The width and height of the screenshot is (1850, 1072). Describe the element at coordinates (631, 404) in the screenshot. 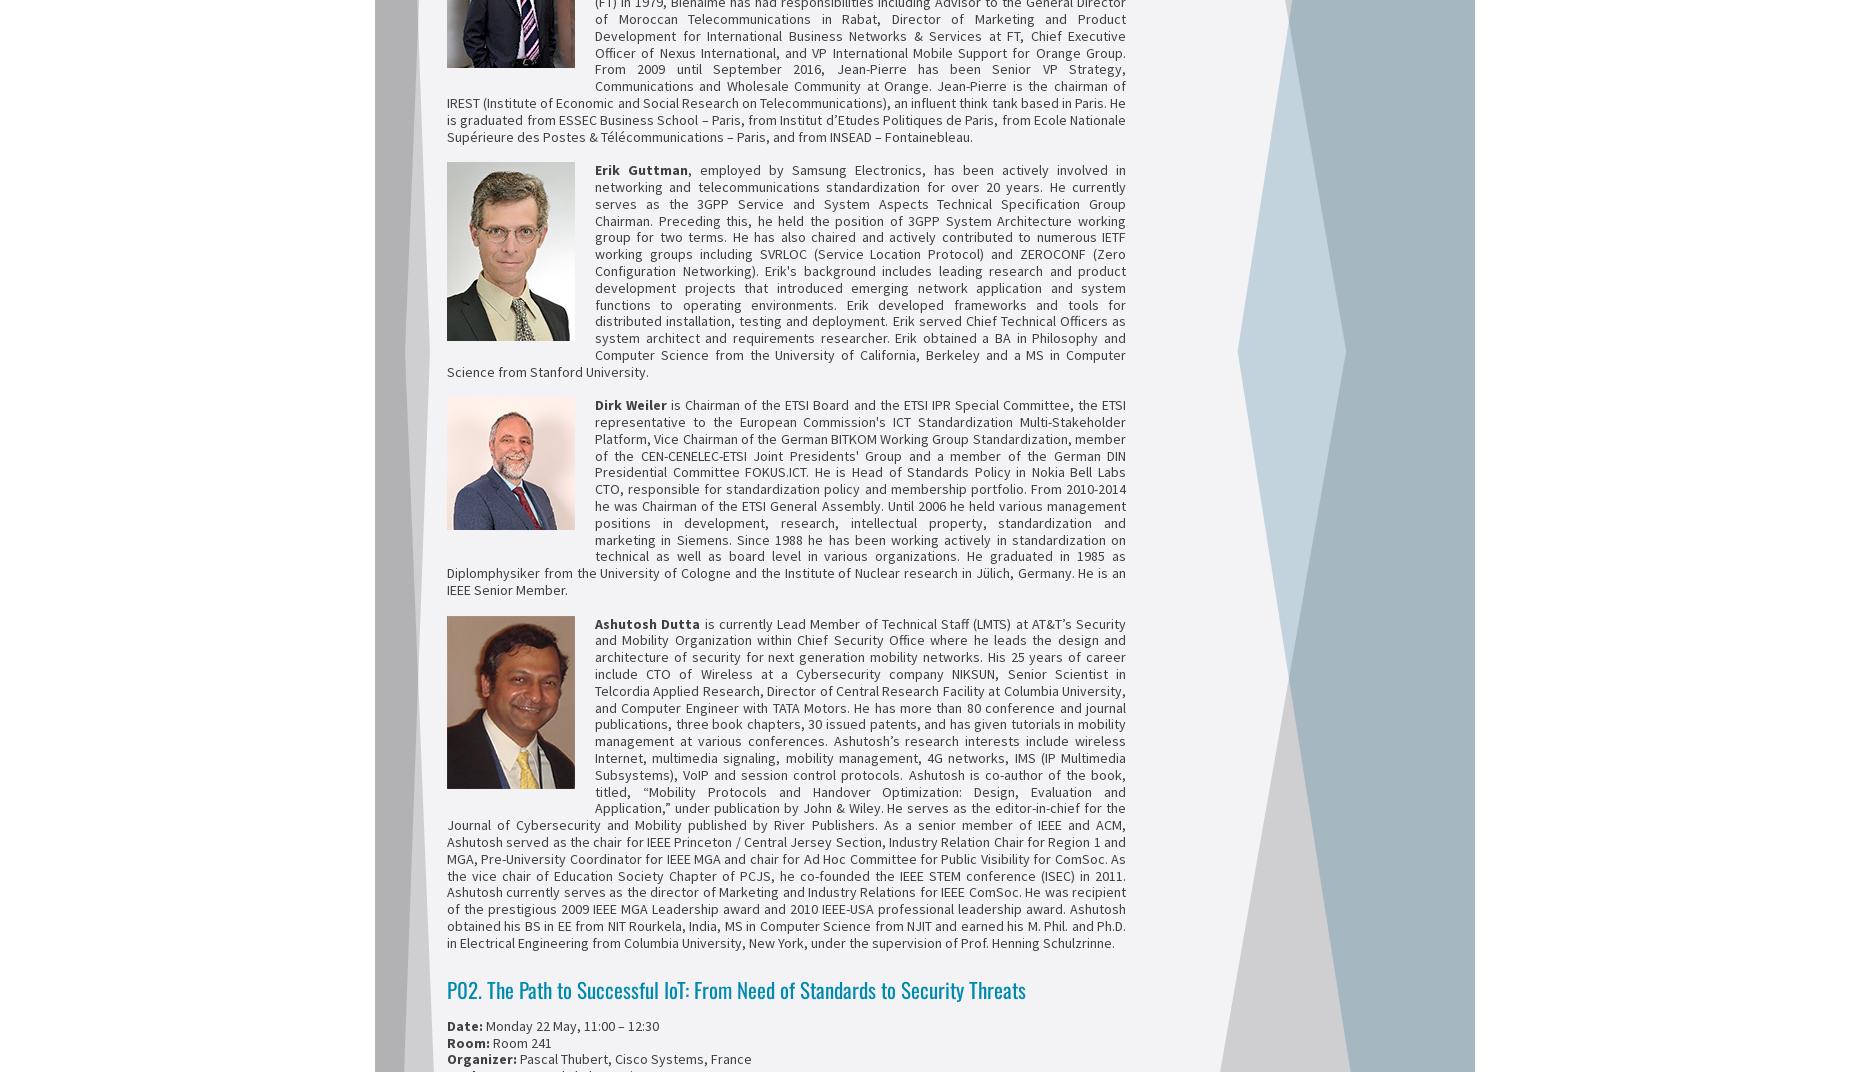

I see `'Dirk Weiler'` at that location.